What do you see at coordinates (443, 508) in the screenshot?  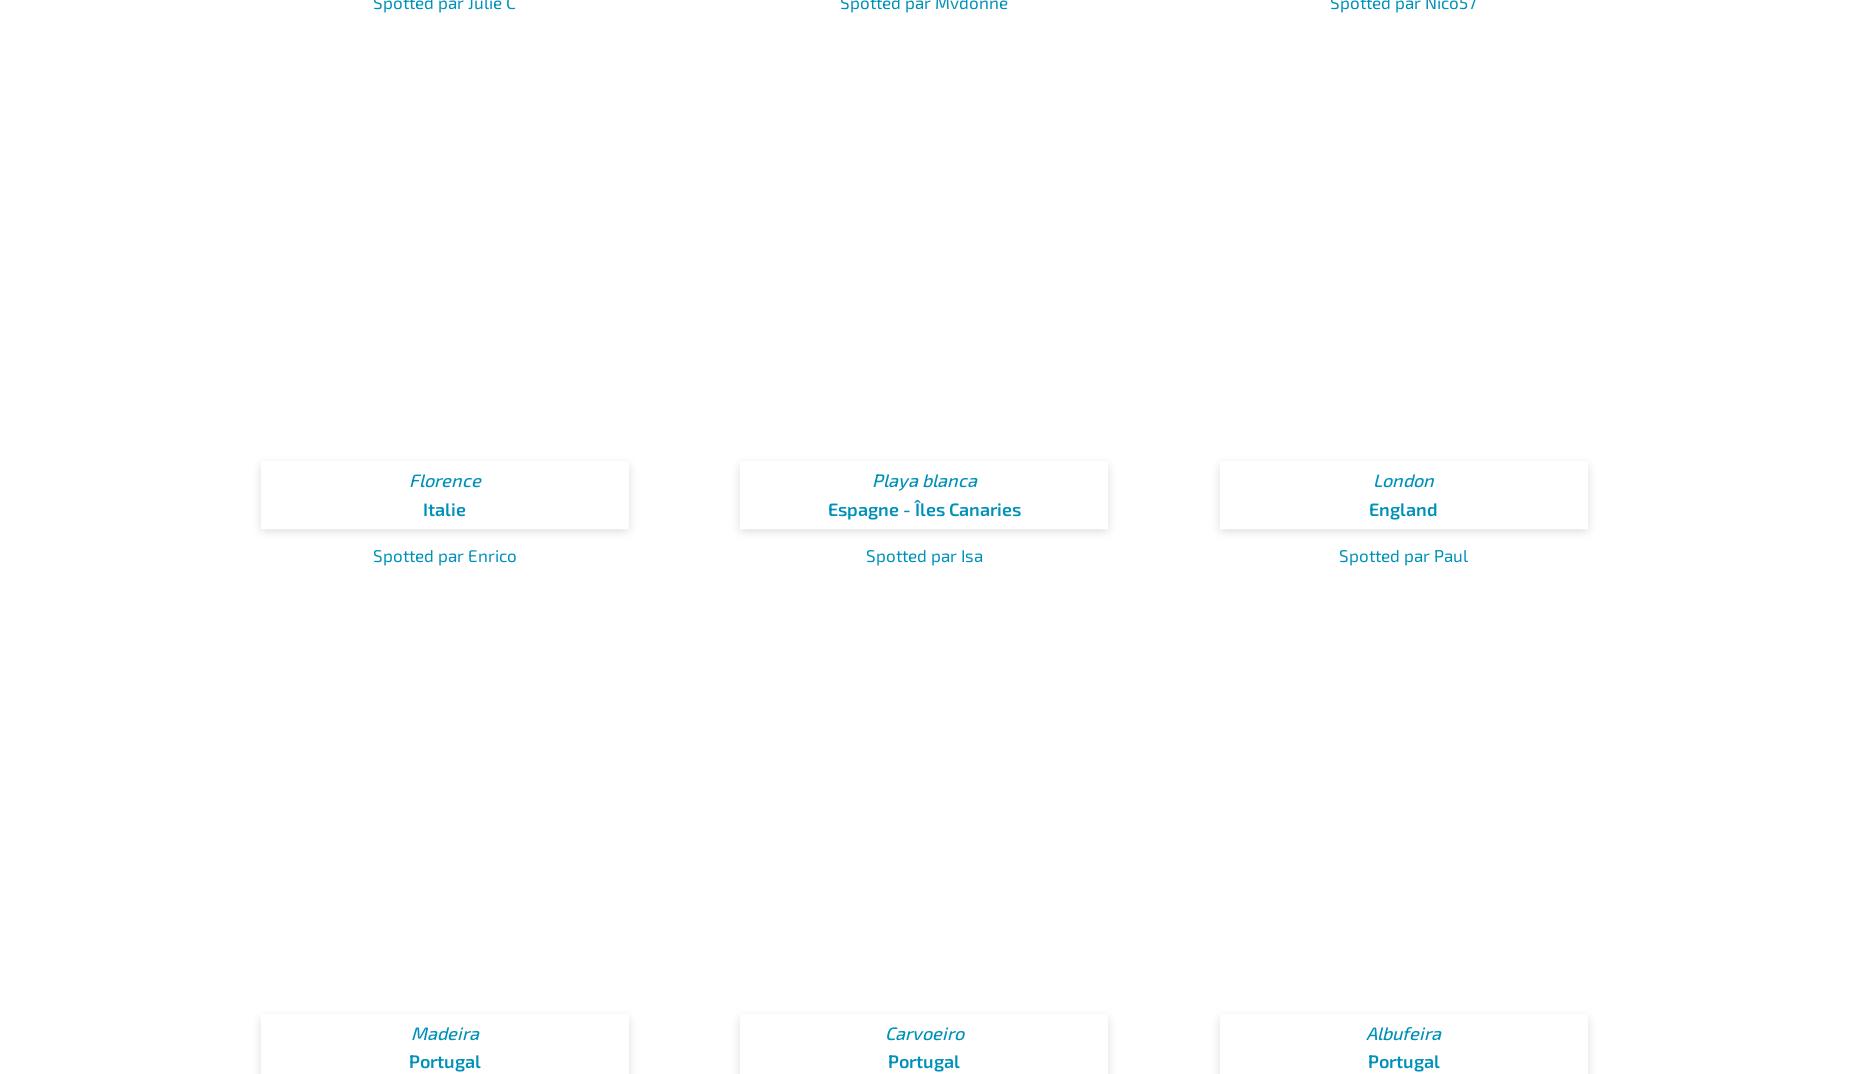 I see `'Italie'` at bounding box center [443, 508].